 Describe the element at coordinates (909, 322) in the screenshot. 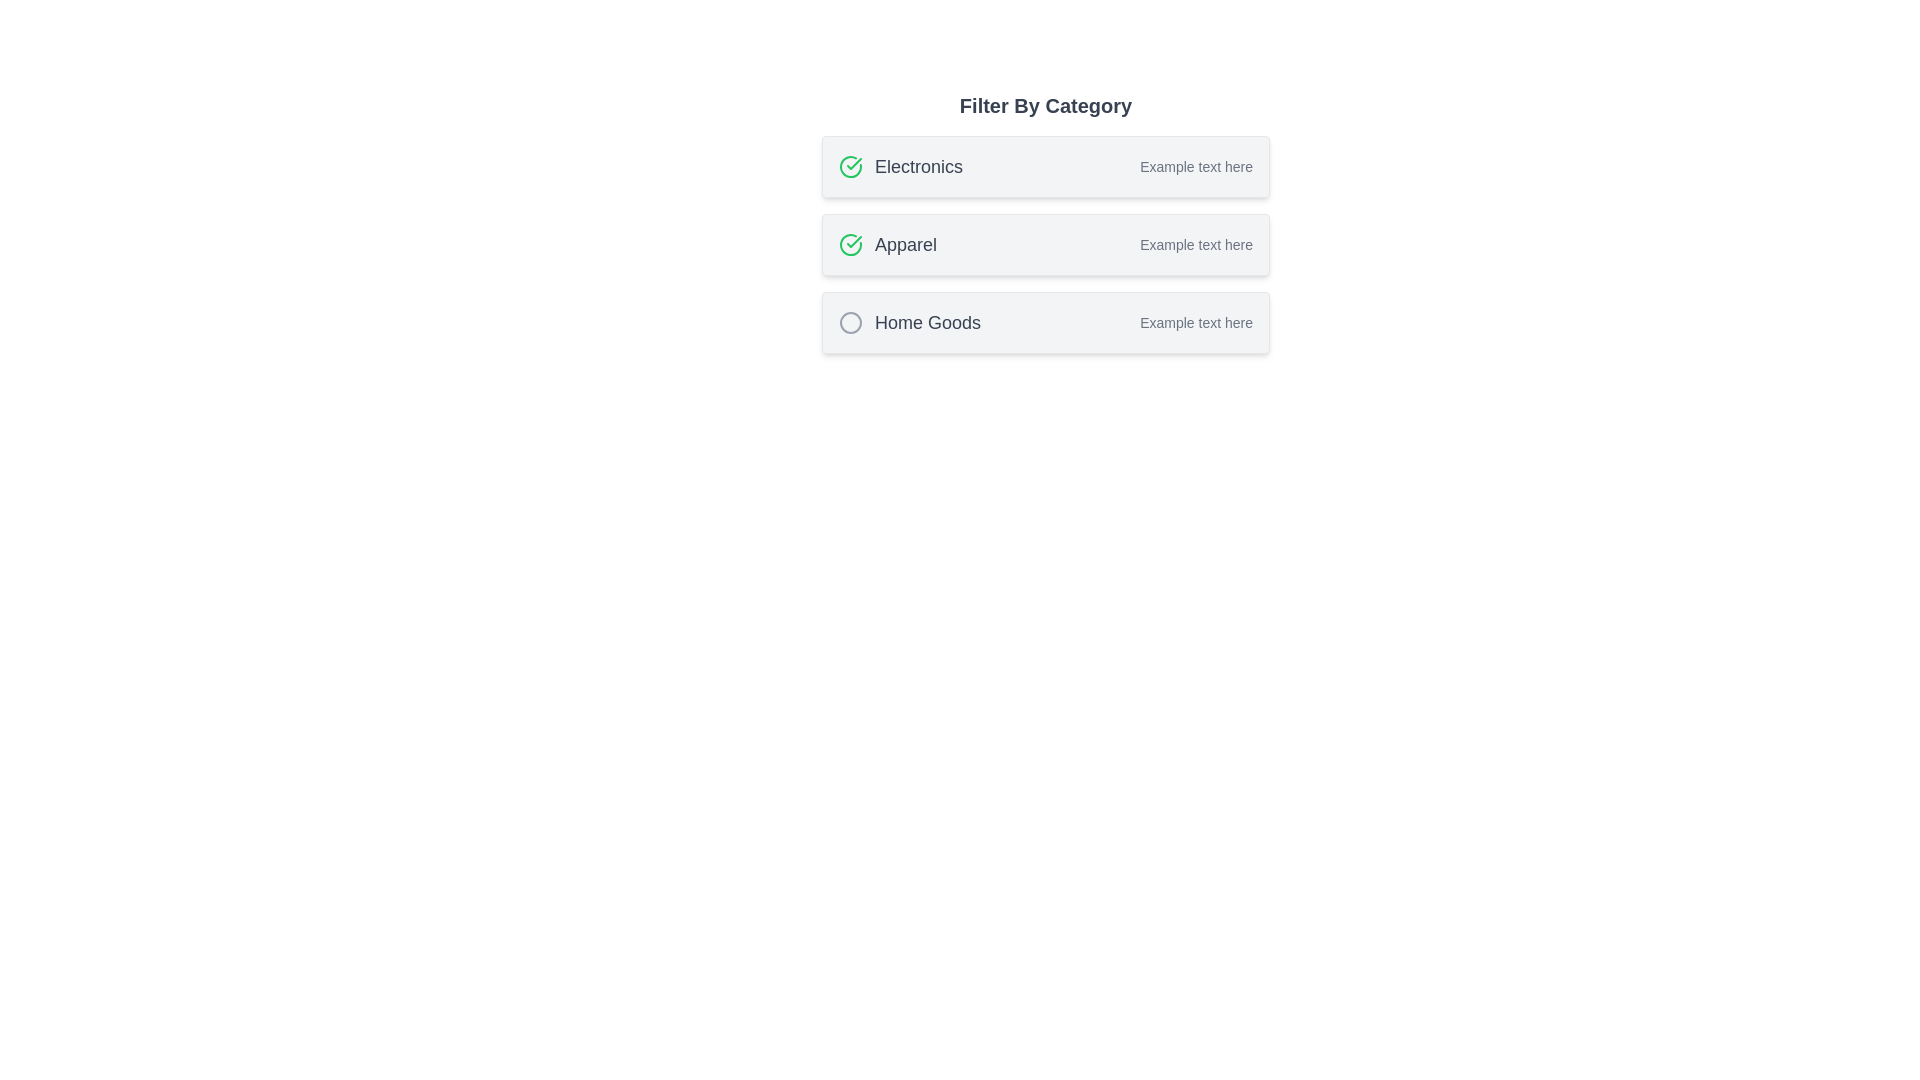

I see `the text label that serves as an identifier for a selectable category located beneath the 'Apparel' item in a vertically stacked list` at that location.